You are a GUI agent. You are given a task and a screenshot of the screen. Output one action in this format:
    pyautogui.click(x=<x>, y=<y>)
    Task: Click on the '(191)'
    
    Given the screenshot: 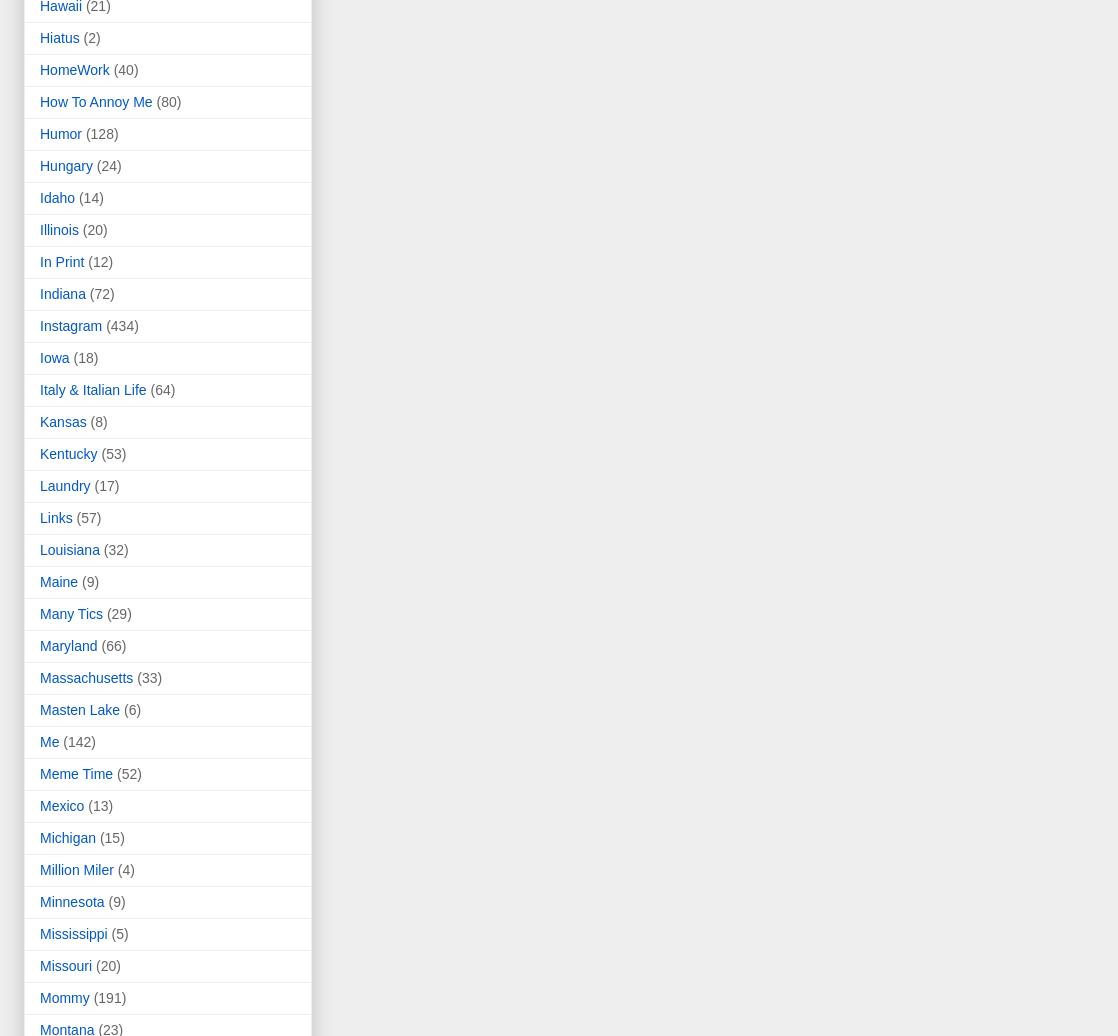 What is the action you would take?
    pyautogui.click(x=109, y=997)
    